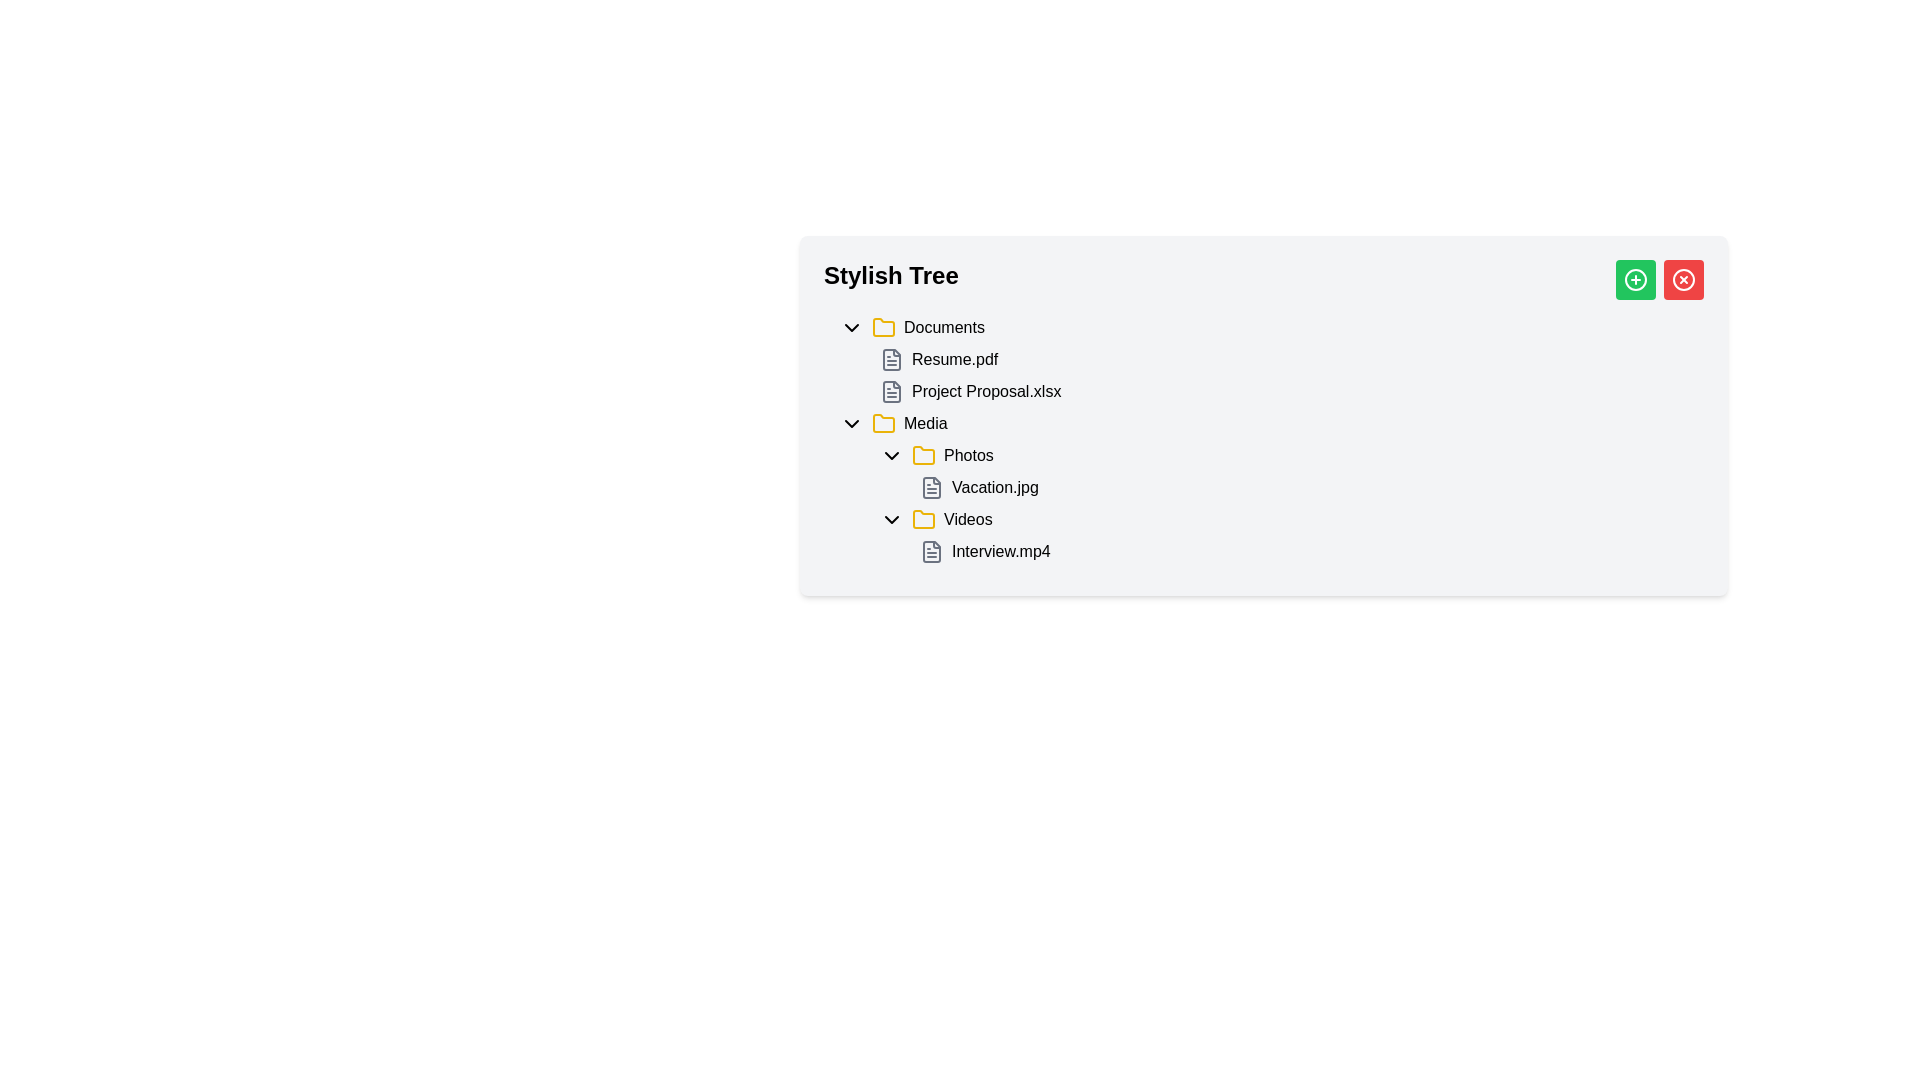 The width and height of the screenshot is (1920, 1080). Describe the element at coordinates (891, 392) in the screenshot. I see `the File icon representing a document located adjacent to 'Resume.pdf' under the 'Documents' folder in the tree interface` at that location.